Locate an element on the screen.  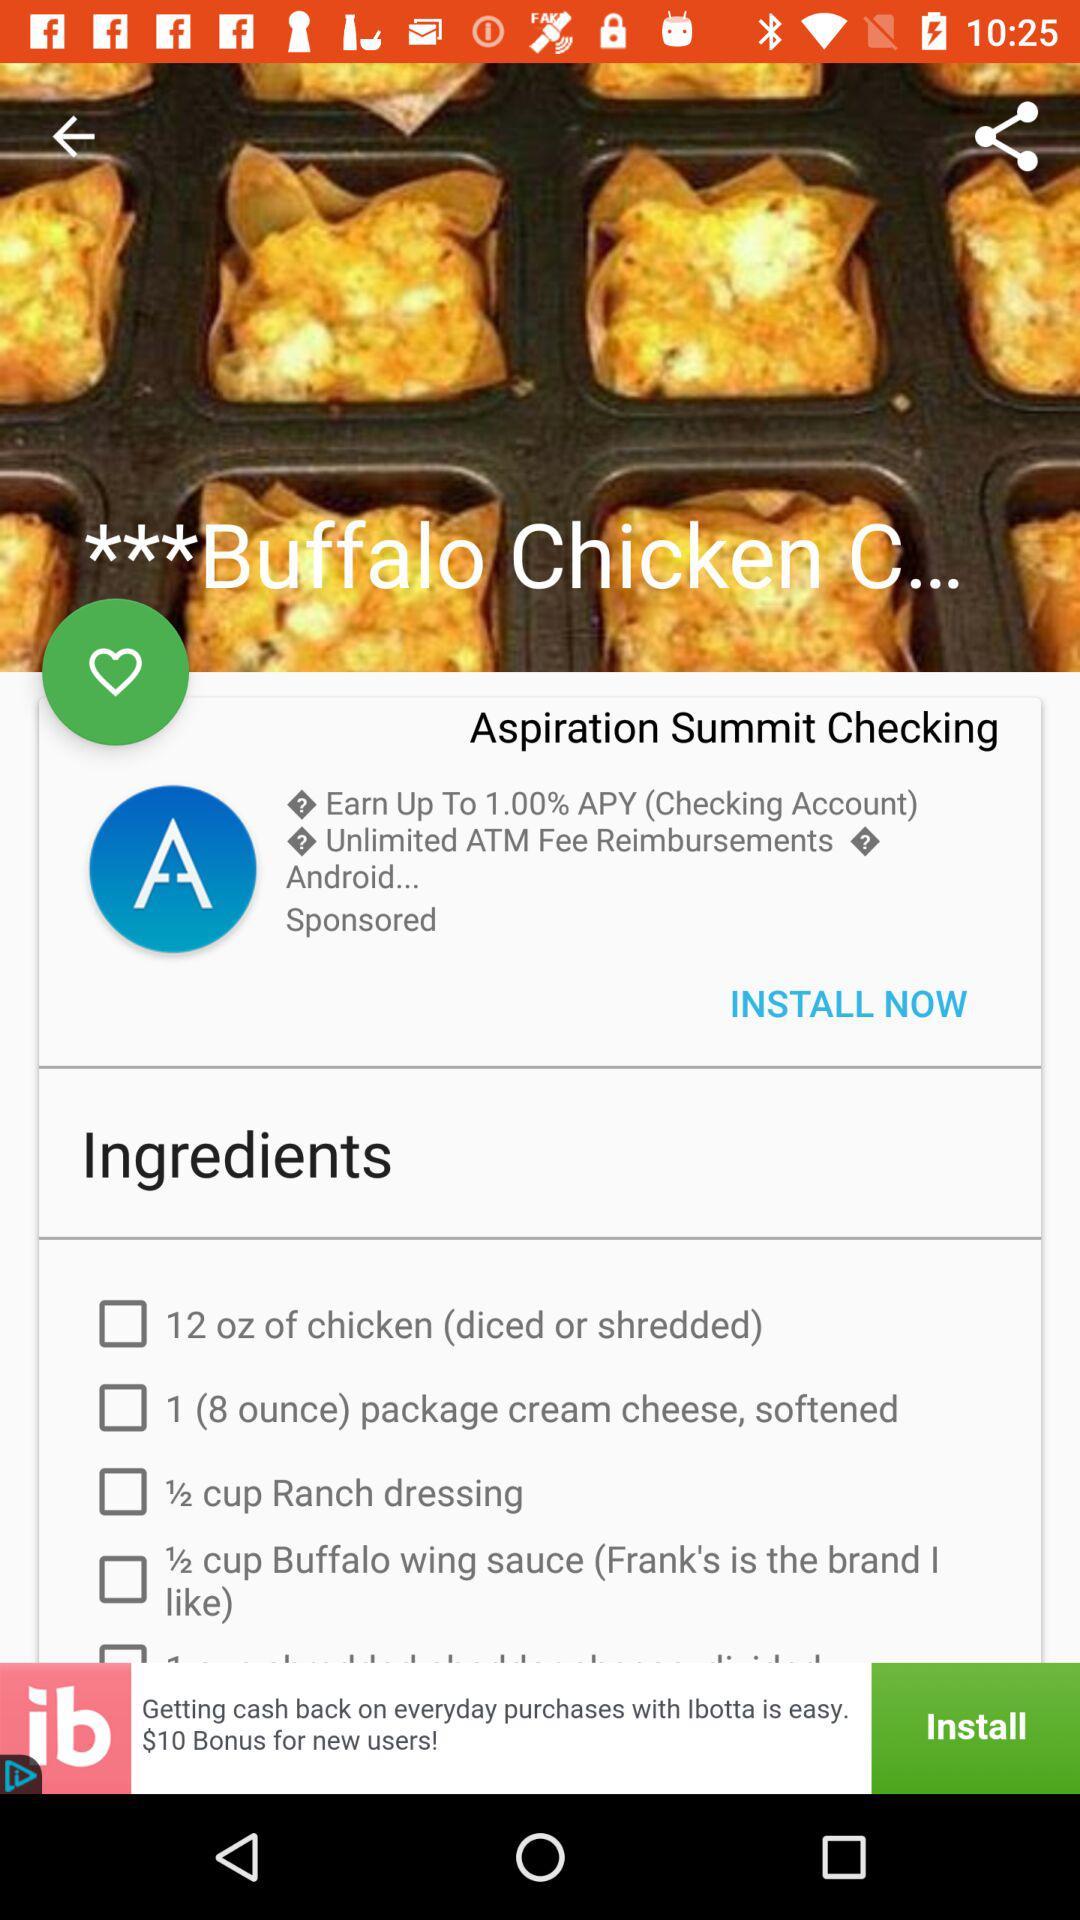
the favorite icon is located at coordinates (115, 672).